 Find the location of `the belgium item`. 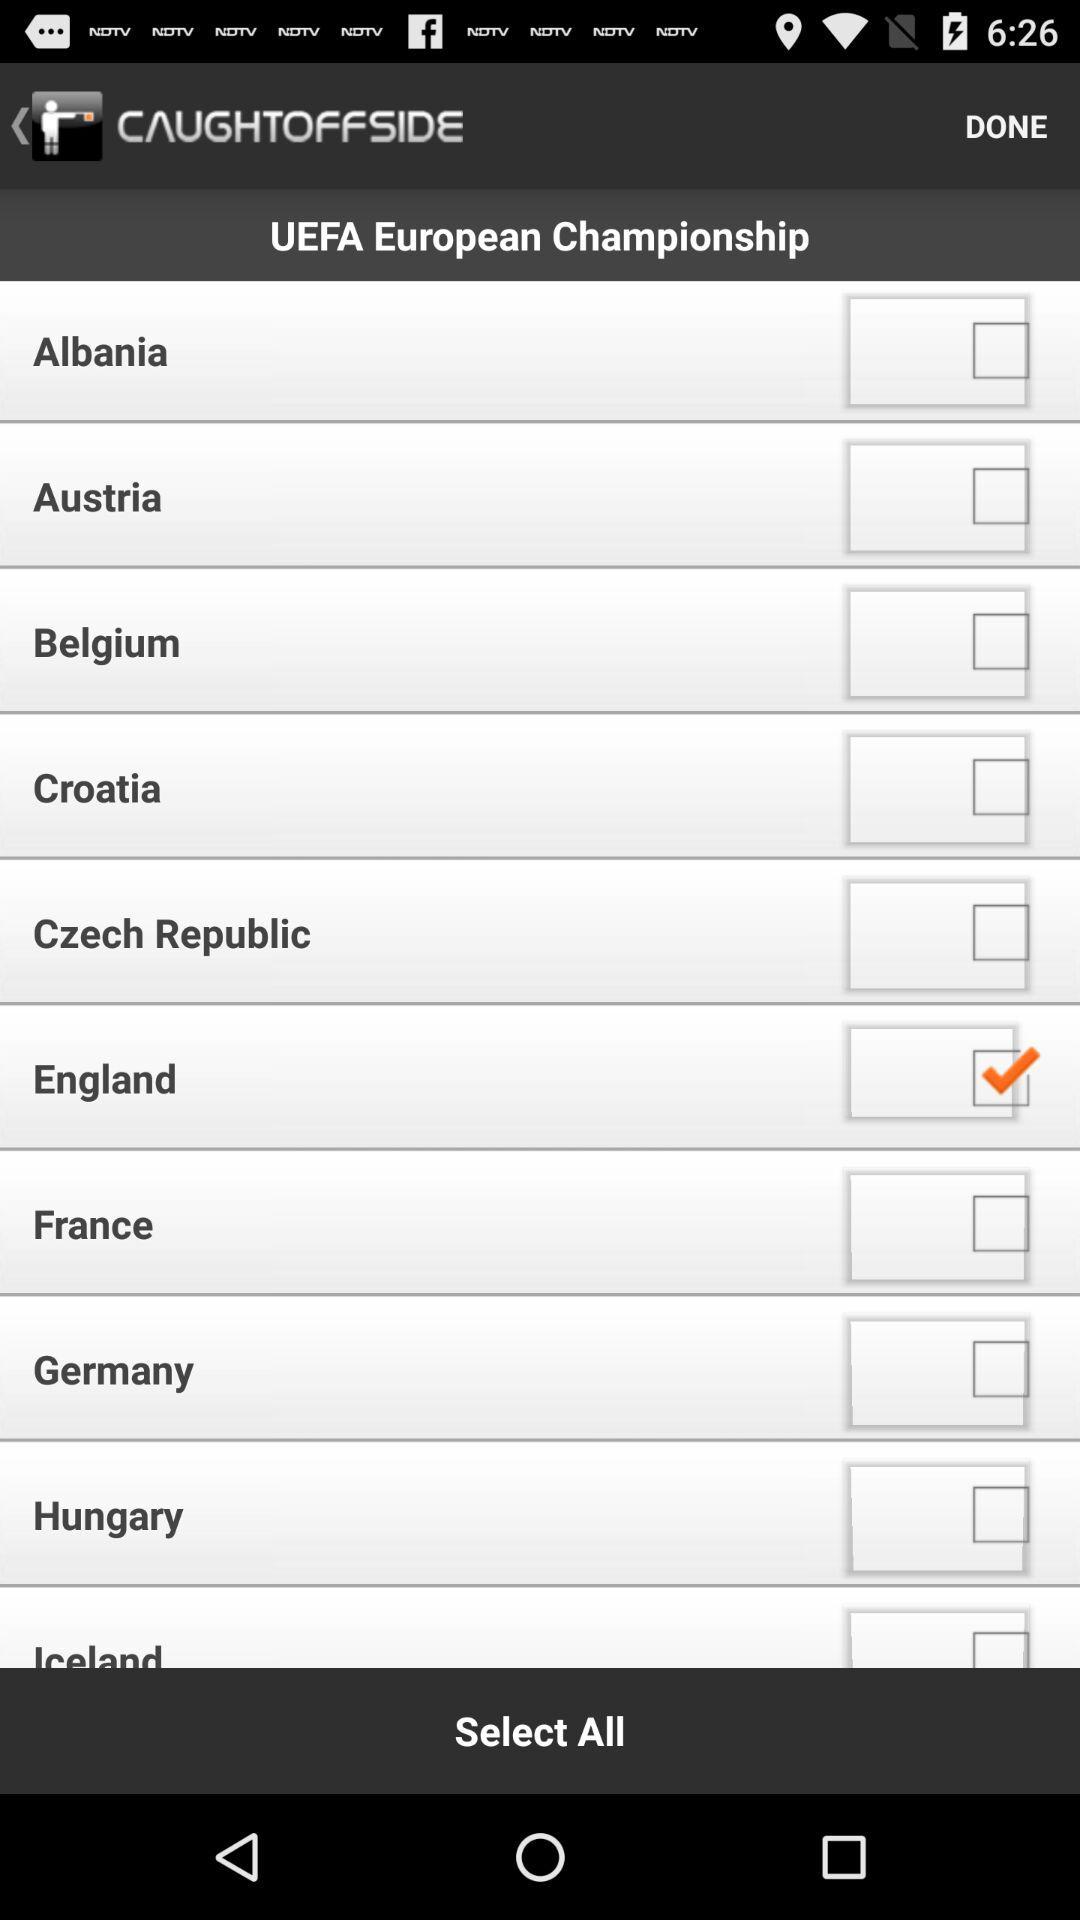

the belgium item is located at coordinates (409, 641).